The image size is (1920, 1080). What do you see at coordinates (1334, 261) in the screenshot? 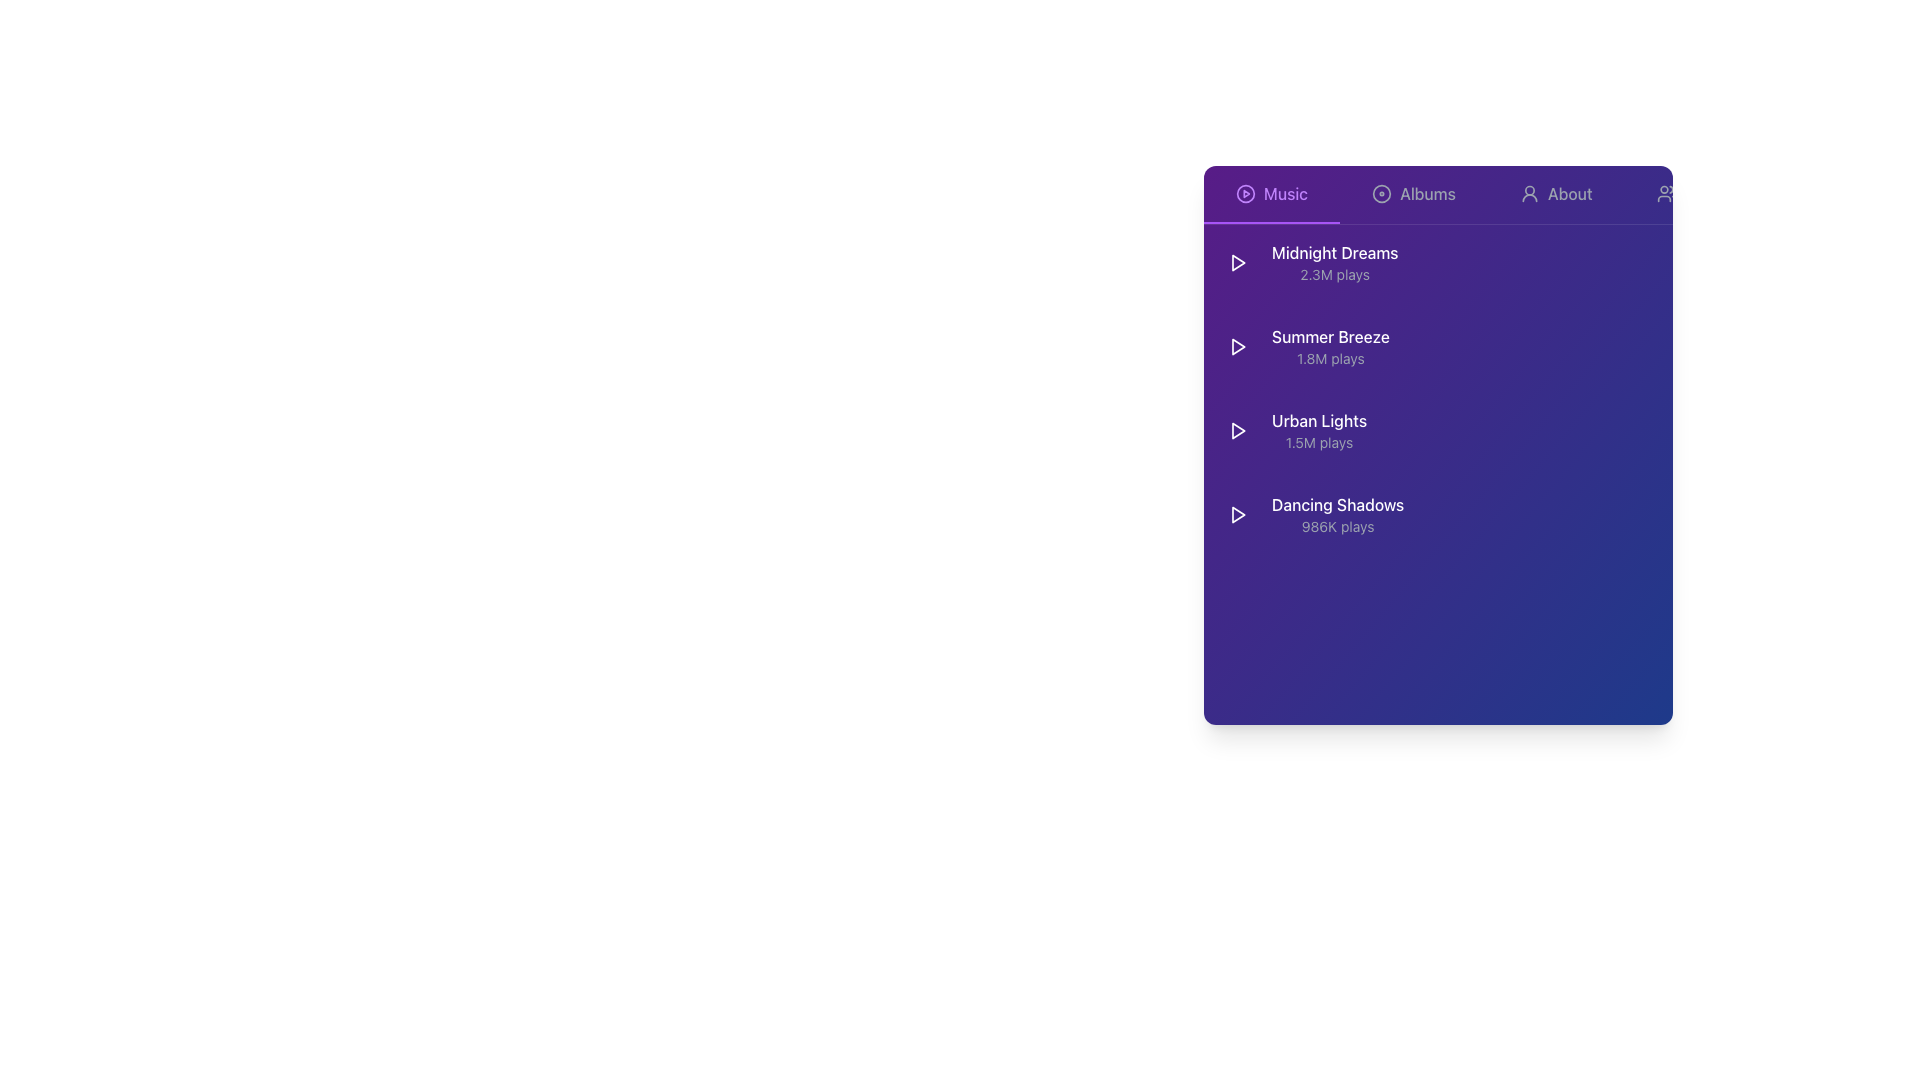
I see `the 'Midnight Dreams' text label, which is the first item in the list of music tracks and is accompanied by a play icon on its left` at bounding box center [1334, 261].